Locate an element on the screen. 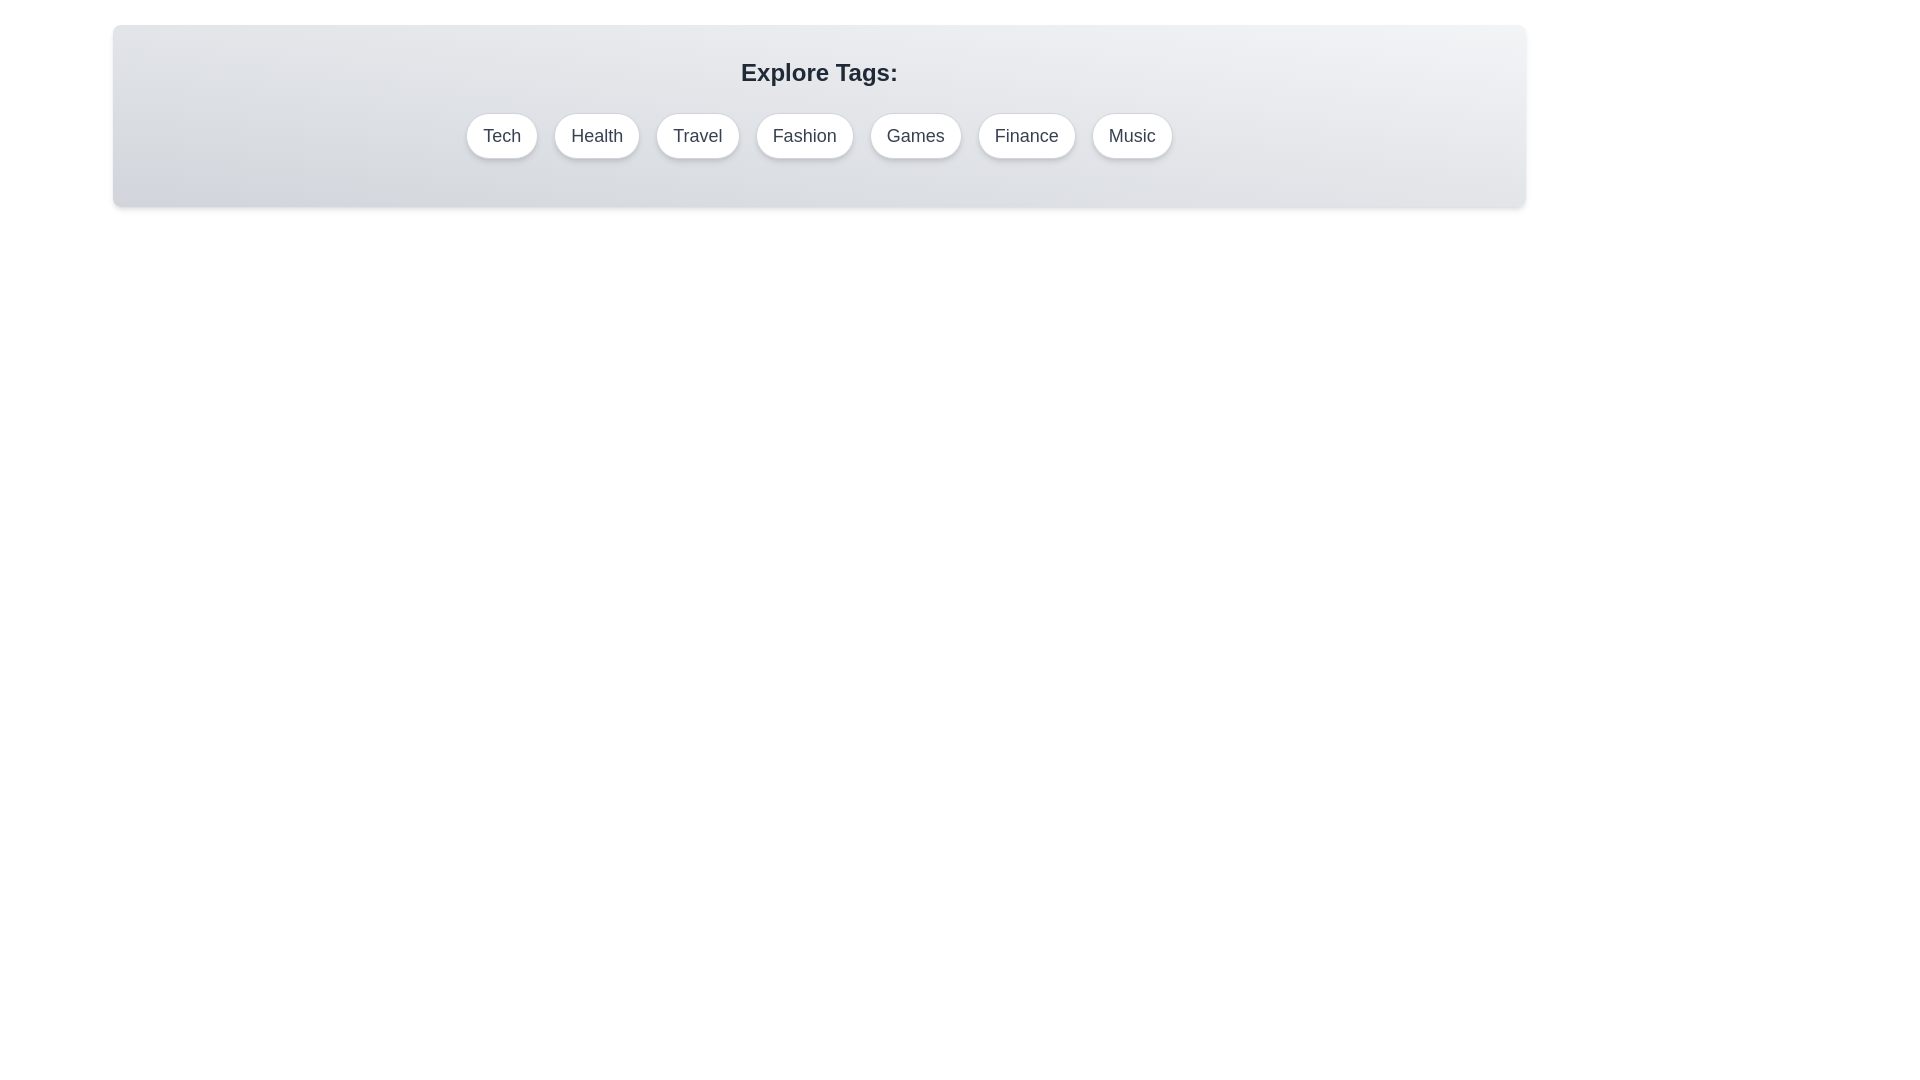 Image resolution: width=1920 pixels, height=1080 pixels. the tag labeled Health to deselect it is located at coordinates (596, 135).